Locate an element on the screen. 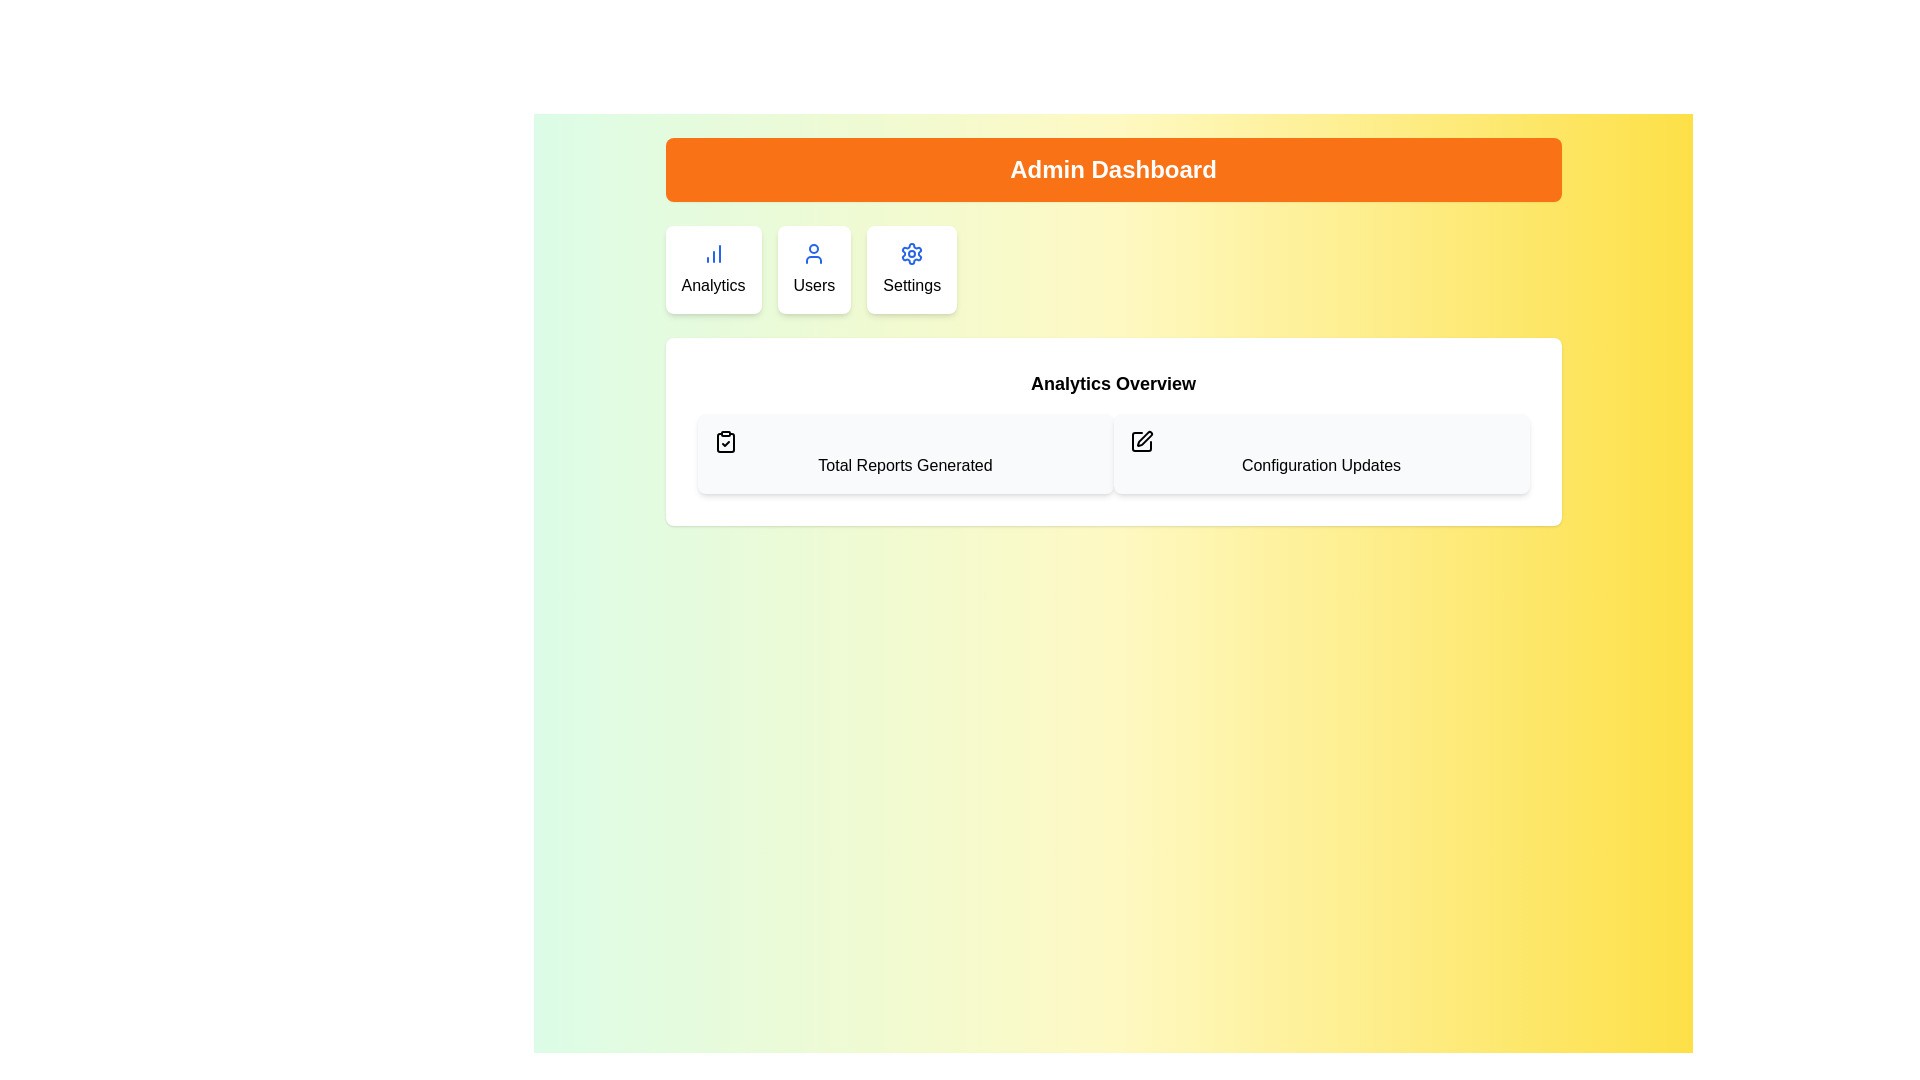 Image resolution: width=1920 pixels, height=1080 pixels. the Analytics menu button is located at coordinates (713, 270).